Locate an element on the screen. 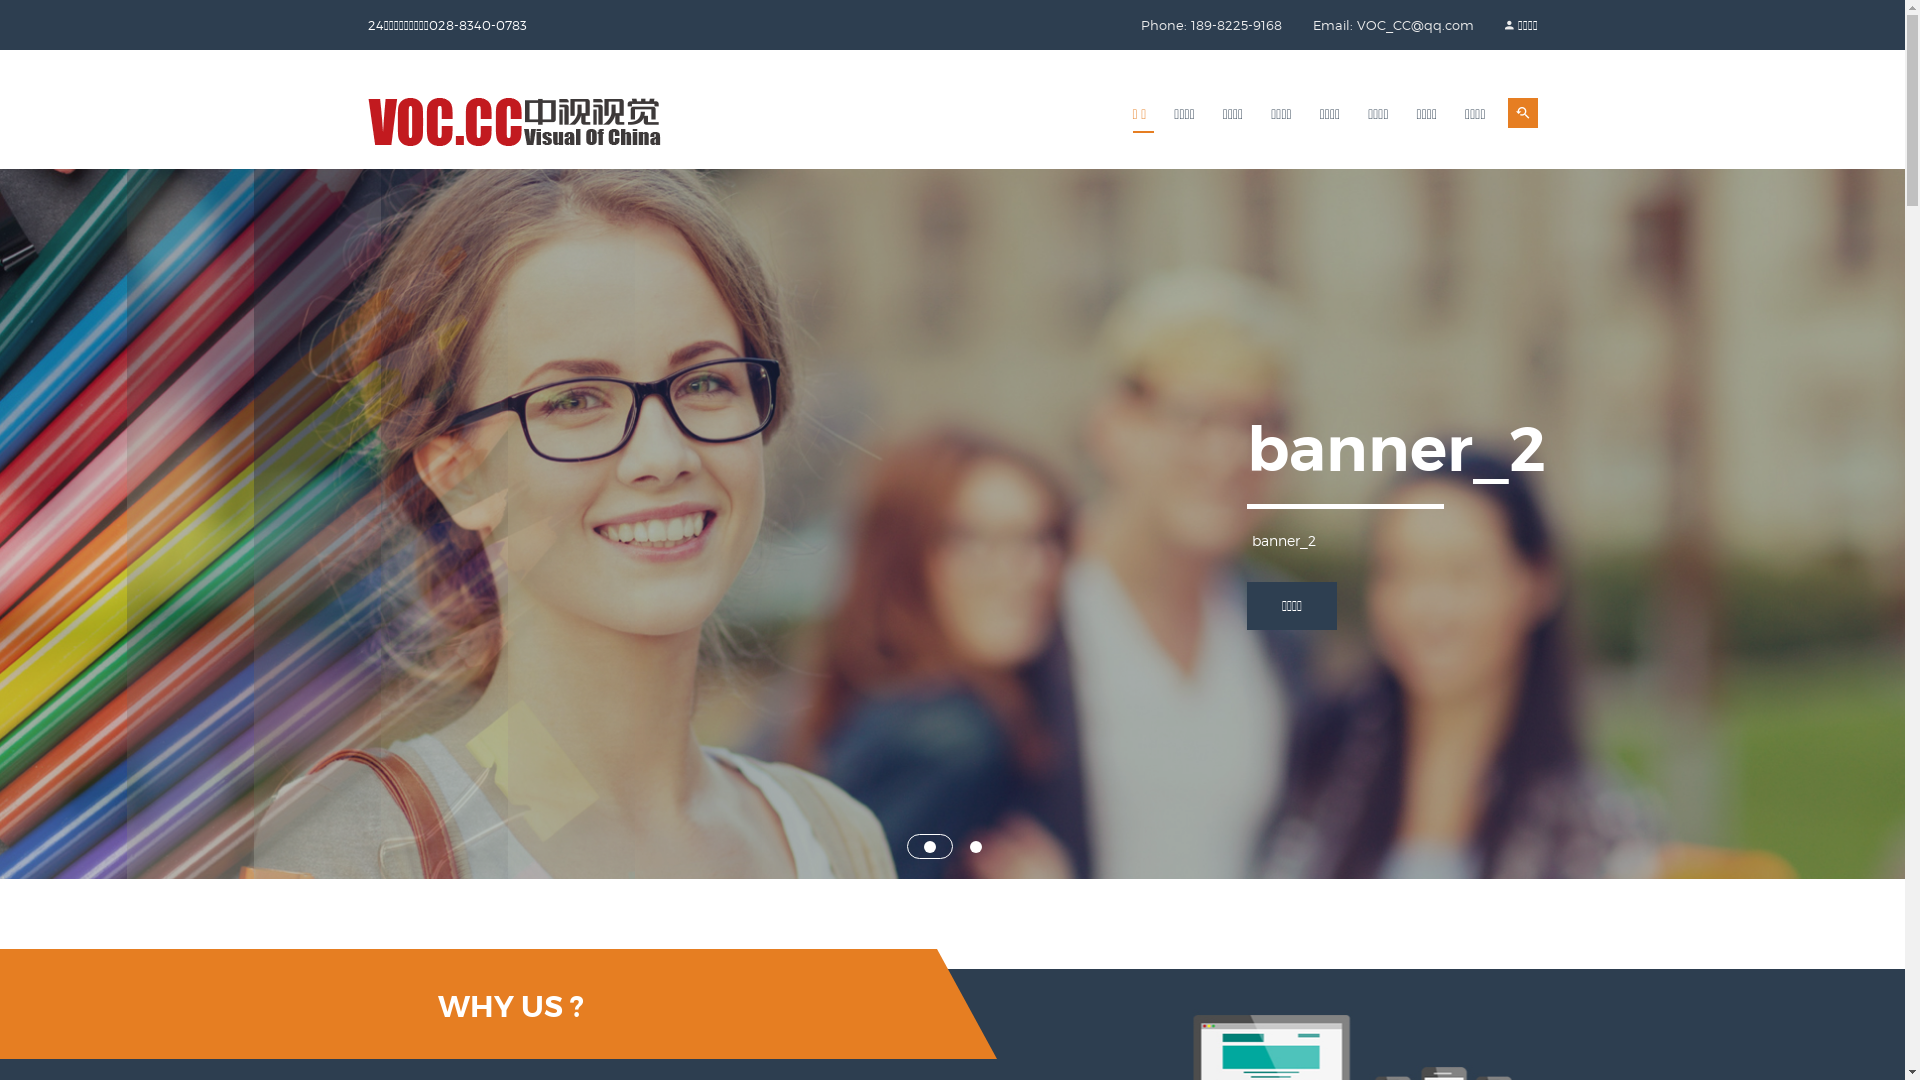  '1' is located at coordinates (923, 847).